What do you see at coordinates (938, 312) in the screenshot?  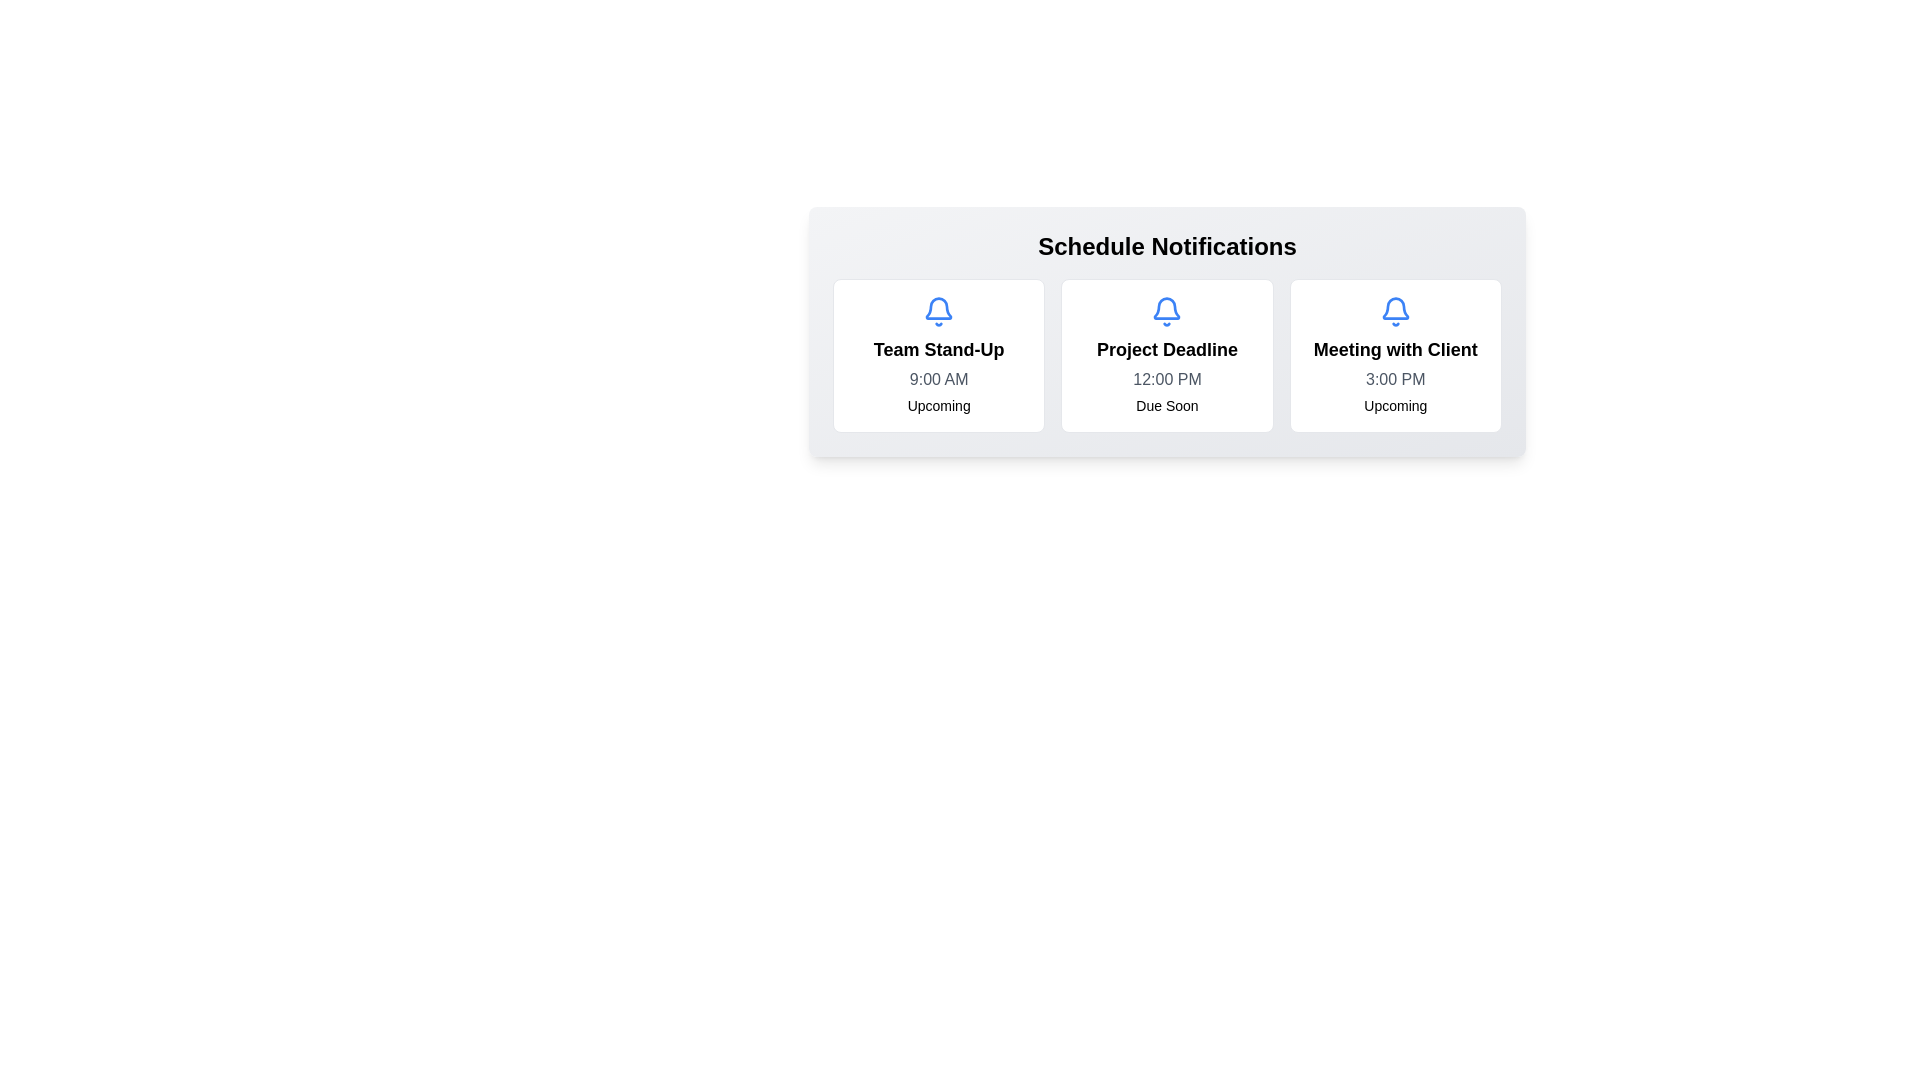 I see `the bell-shaped notification icon with a blue outline located at the top center of the 'Team Stand-Up' card in the 'Schedule Notifications' section` at bounding box center [938, 312].